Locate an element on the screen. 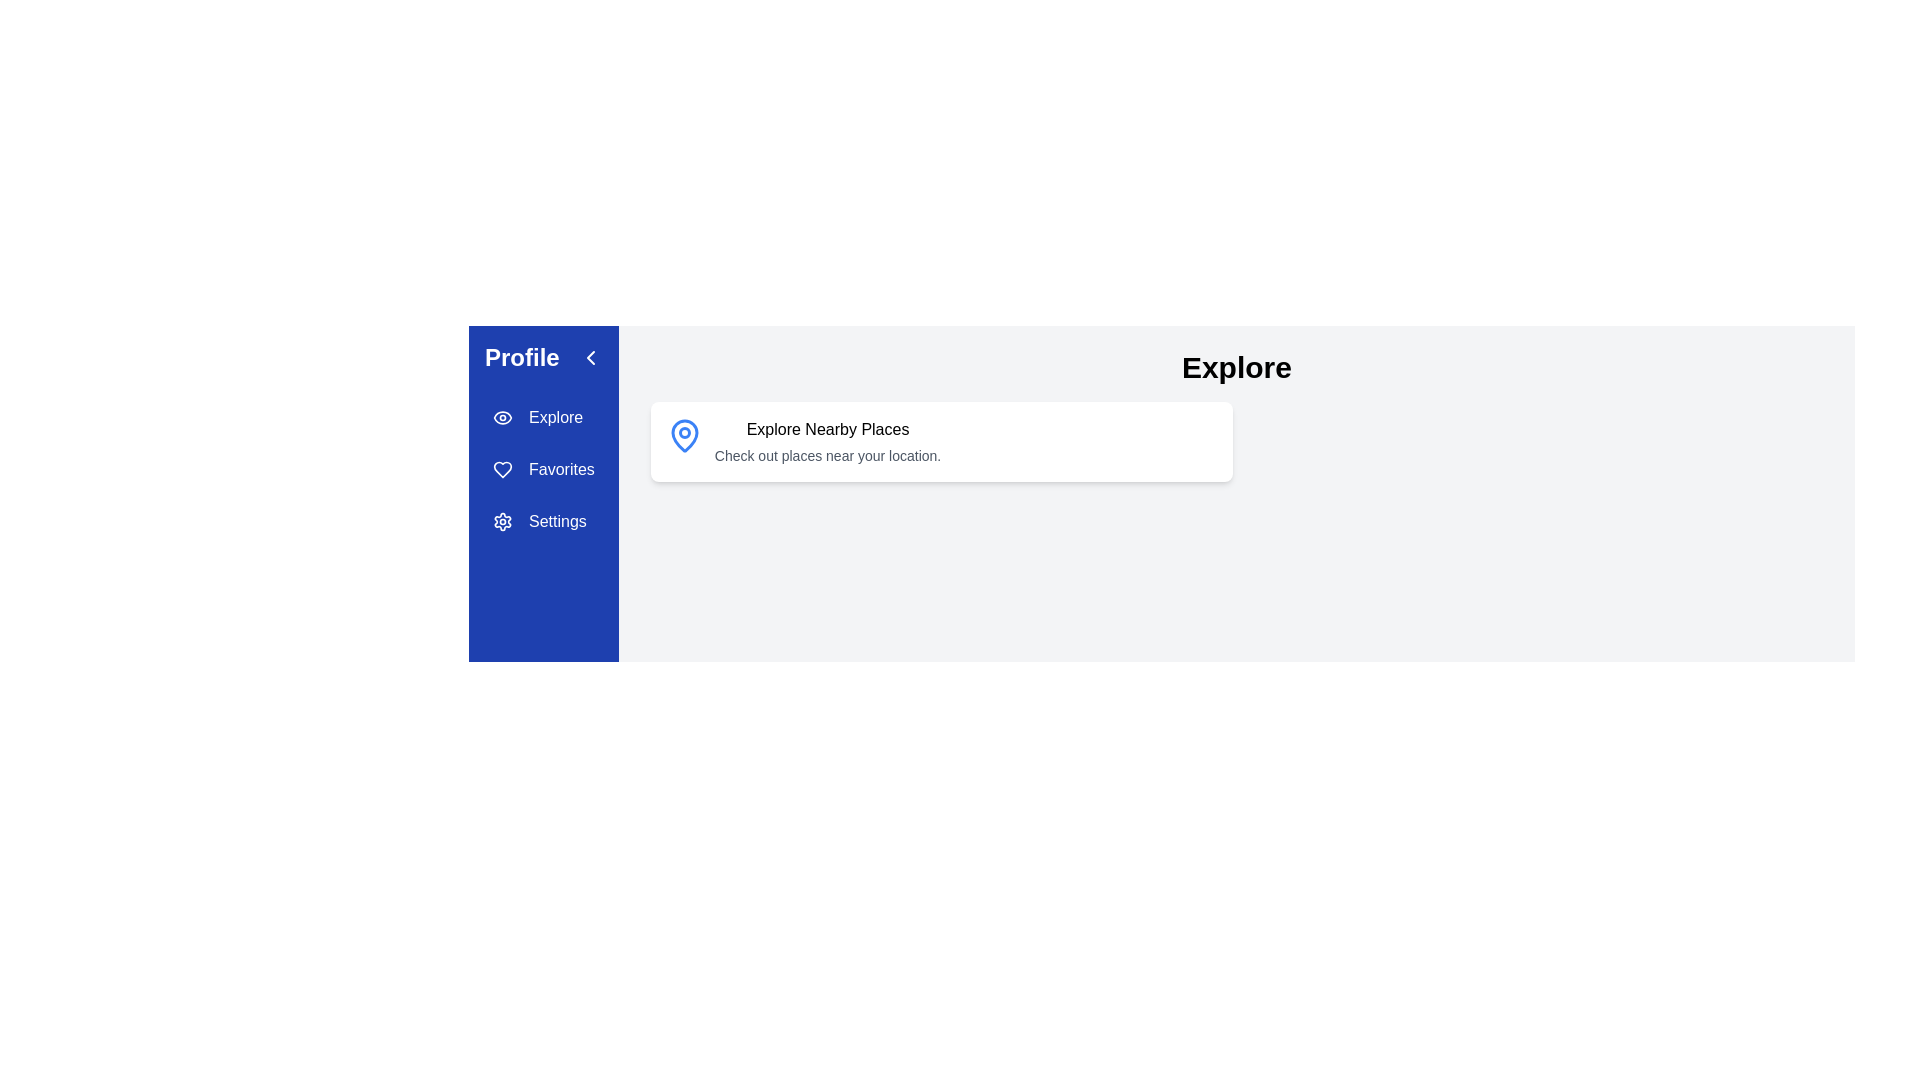 This screenshot has height=1080, width=1920. the 'Favorites' button, which is the second item in the vertically-stacked list in the blue sidebar, positioned between 'Explore' and 'Settings' is located at coordinates (543, 470).